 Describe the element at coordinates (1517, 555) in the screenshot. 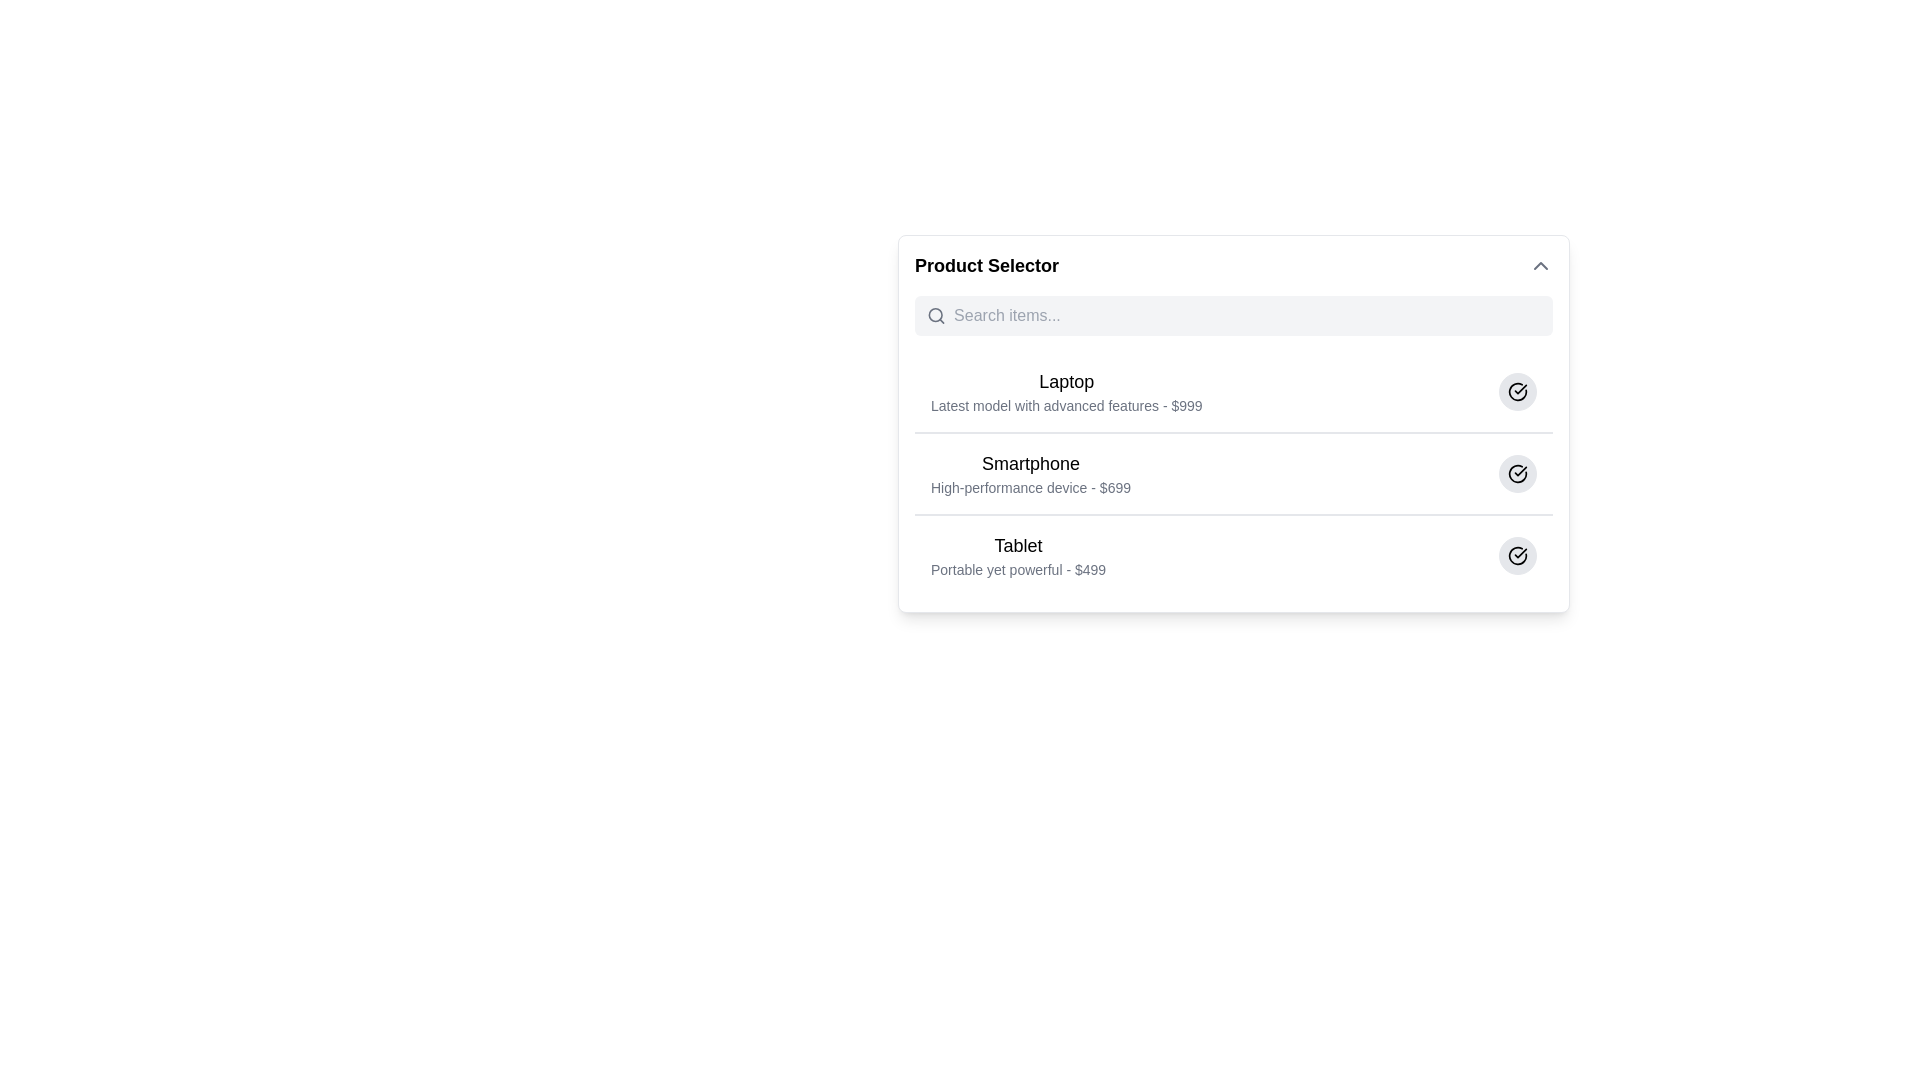

I see `the confirmation button for the 'Tablet' entry, which is the last button in a series of three located on the far right` at that location.